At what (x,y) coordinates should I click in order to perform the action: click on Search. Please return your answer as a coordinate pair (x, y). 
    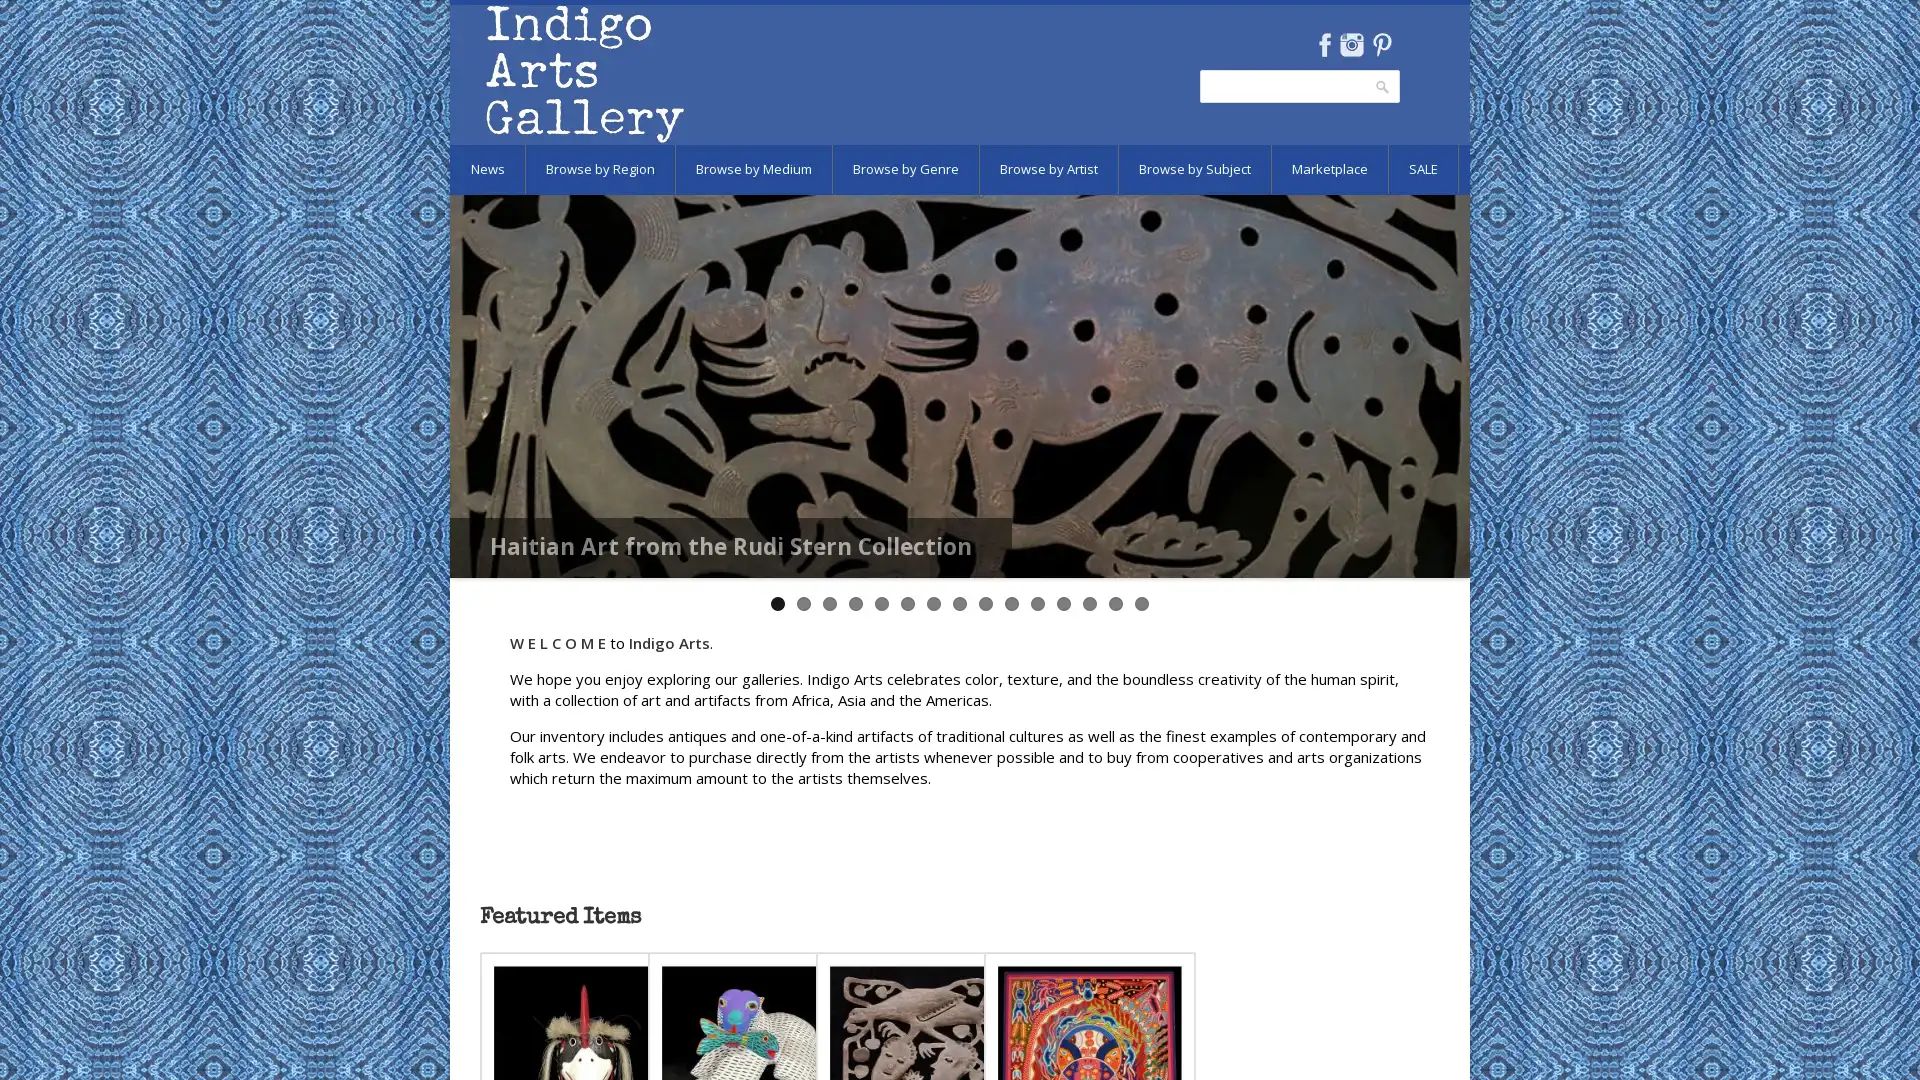
    Looking at the image, I should click on (1381, 86).